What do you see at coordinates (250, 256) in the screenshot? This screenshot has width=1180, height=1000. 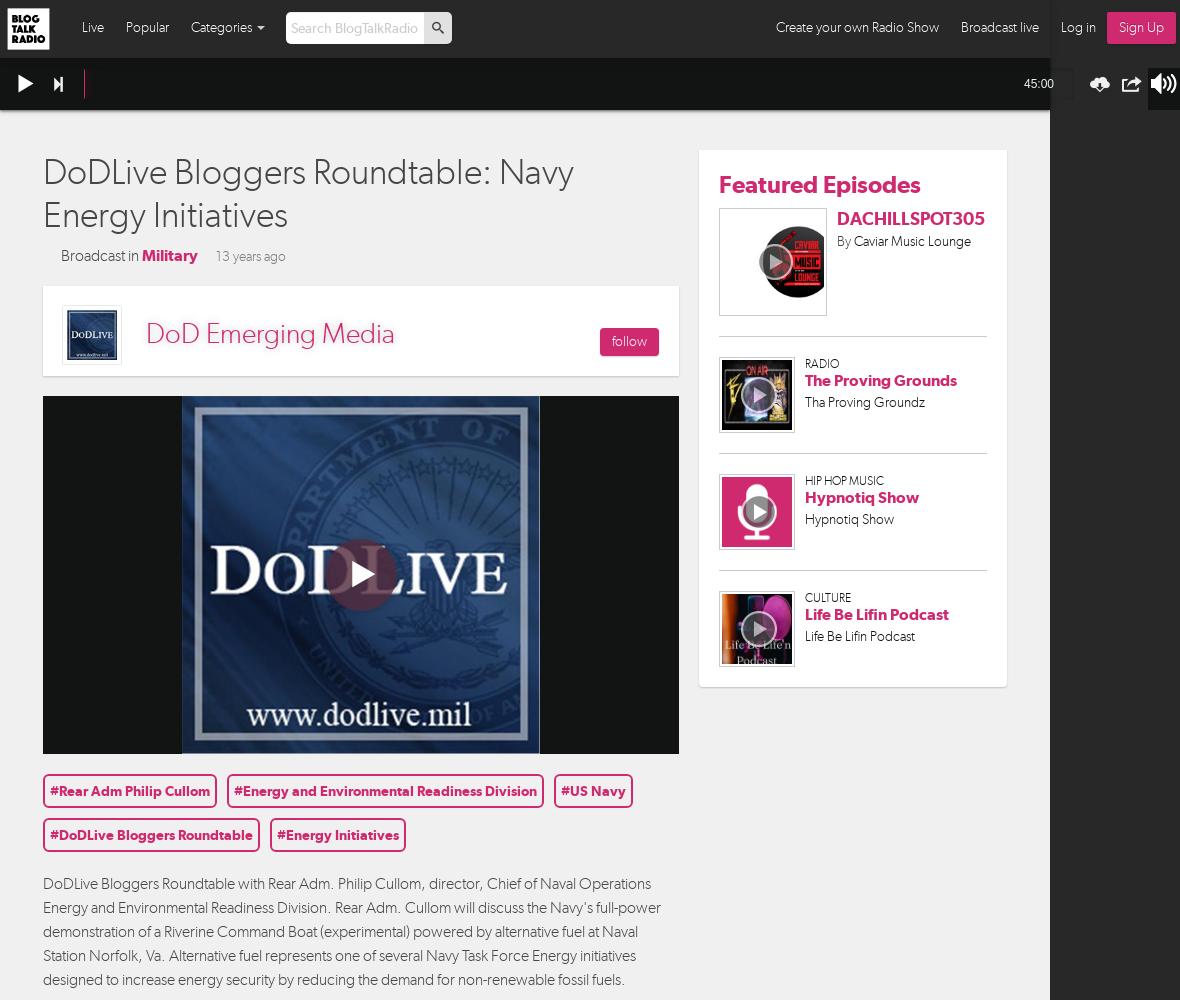 I see `'13 years ago'` at bounding box center [250, 256].